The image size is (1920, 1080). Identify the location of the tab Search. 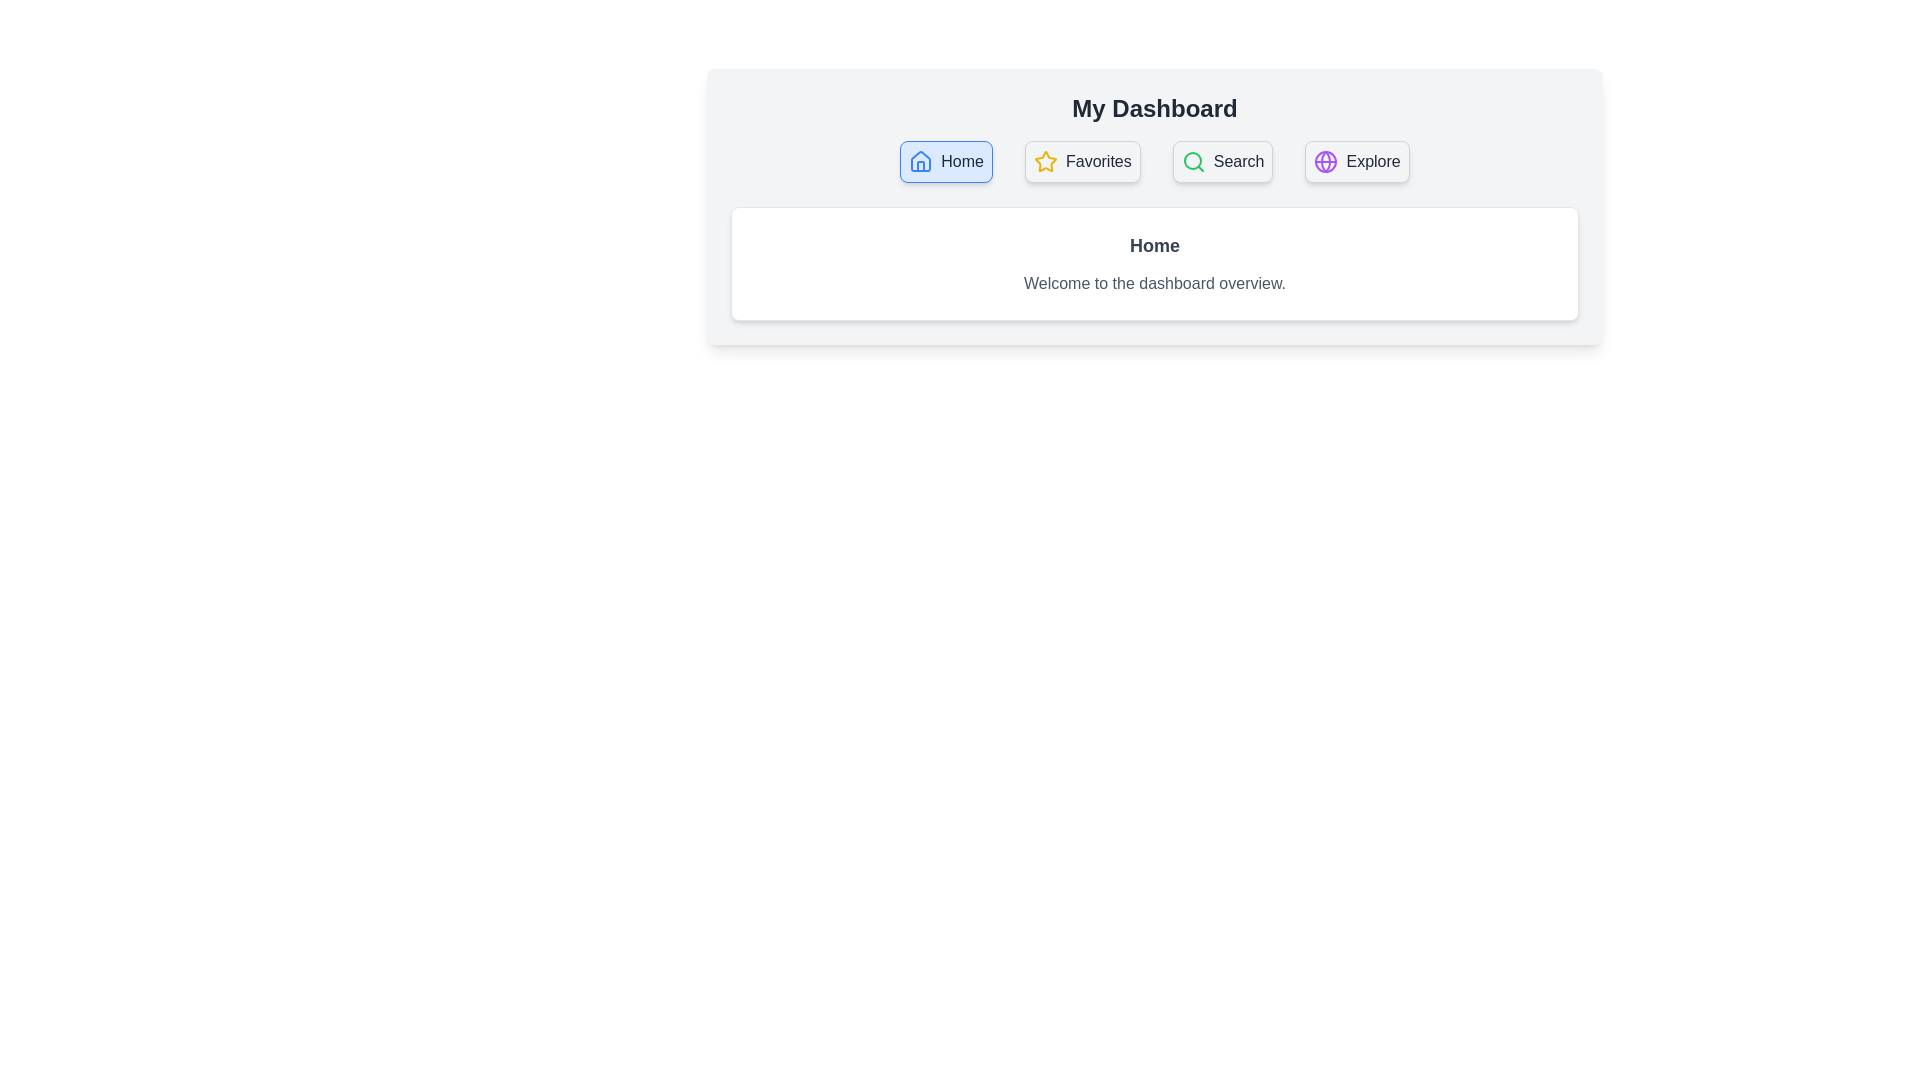
(1222, 161).